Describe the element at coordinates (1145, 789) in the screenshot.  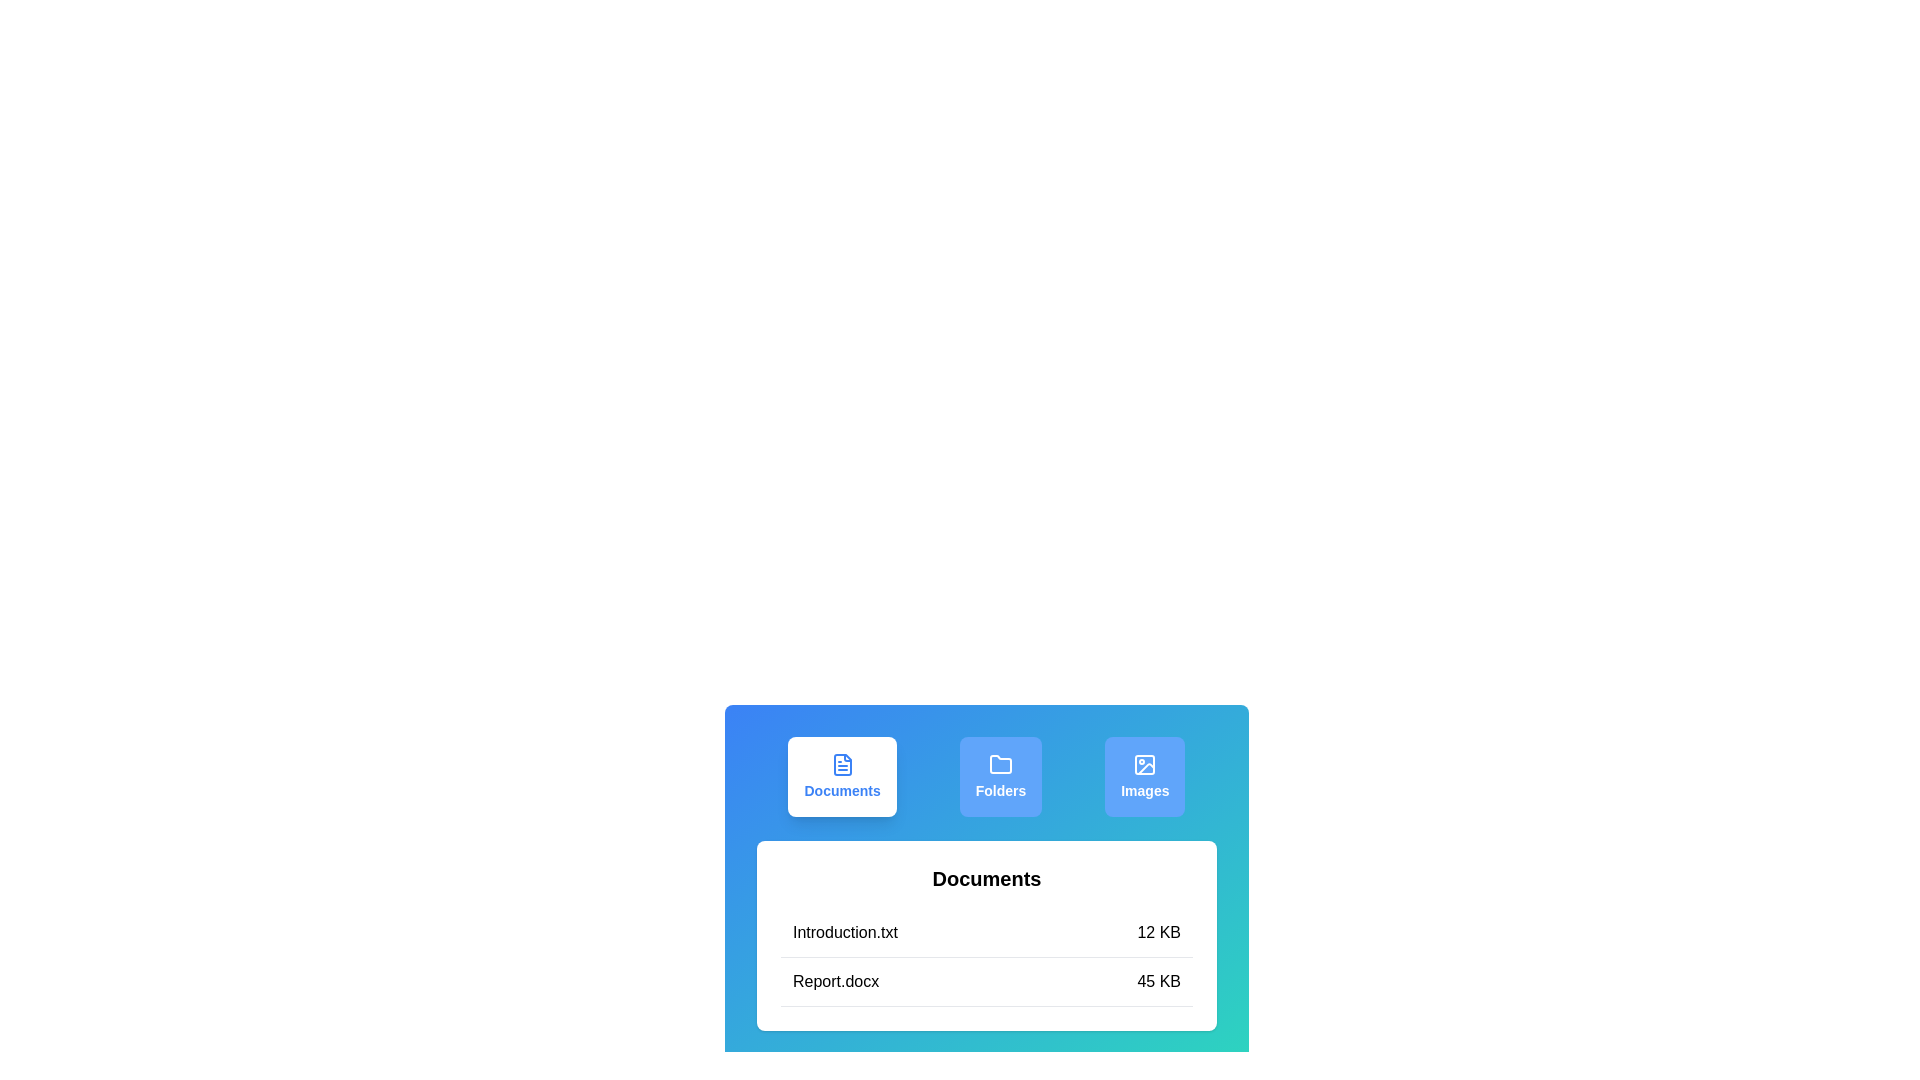
I see `text label 'Images' located within the blue rounded button on the right side of the horizontal layout` at that location.